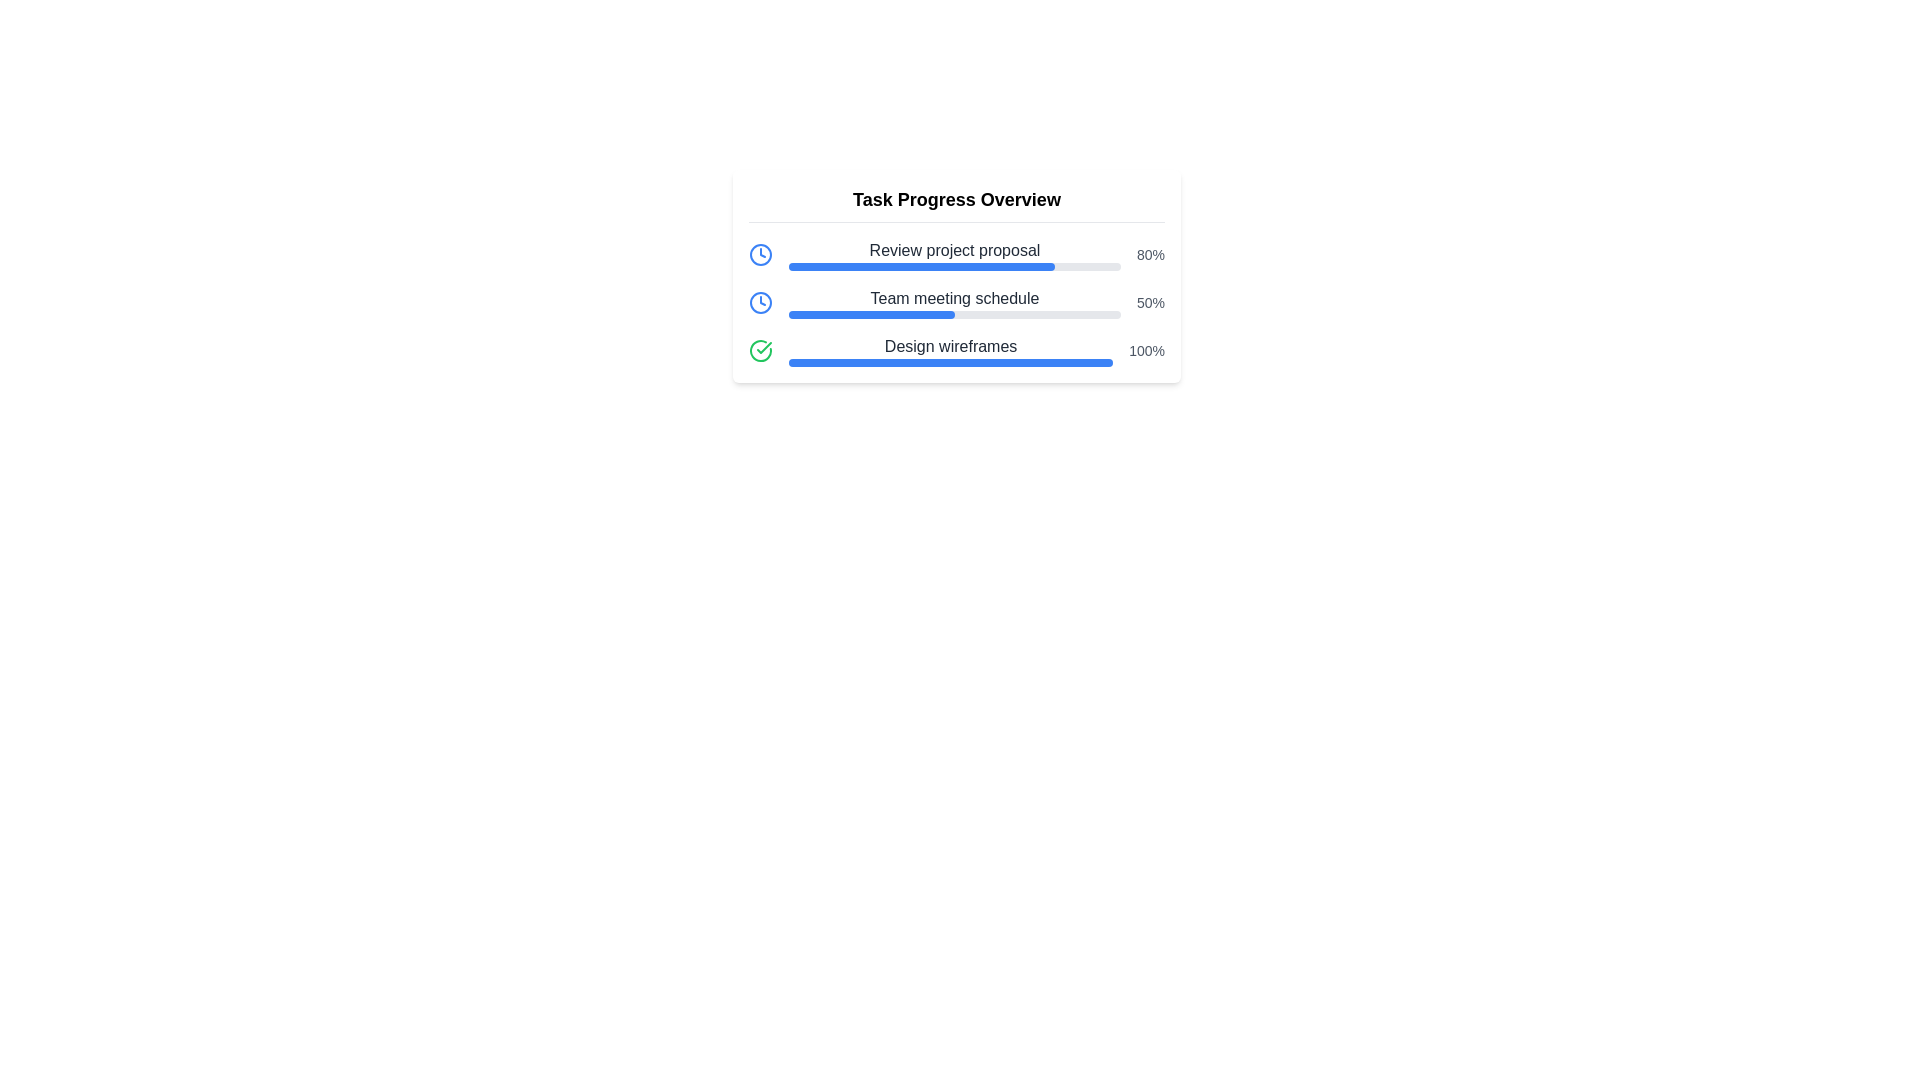  What do you see at coordinates (954, 299) in the screenshot?
I see `text label 'Team meeting schedule' which is the second item in a list of tasks, positioned below 'Review project proposal' and above 'Design wireframes'` at bounding box center [954, 299].